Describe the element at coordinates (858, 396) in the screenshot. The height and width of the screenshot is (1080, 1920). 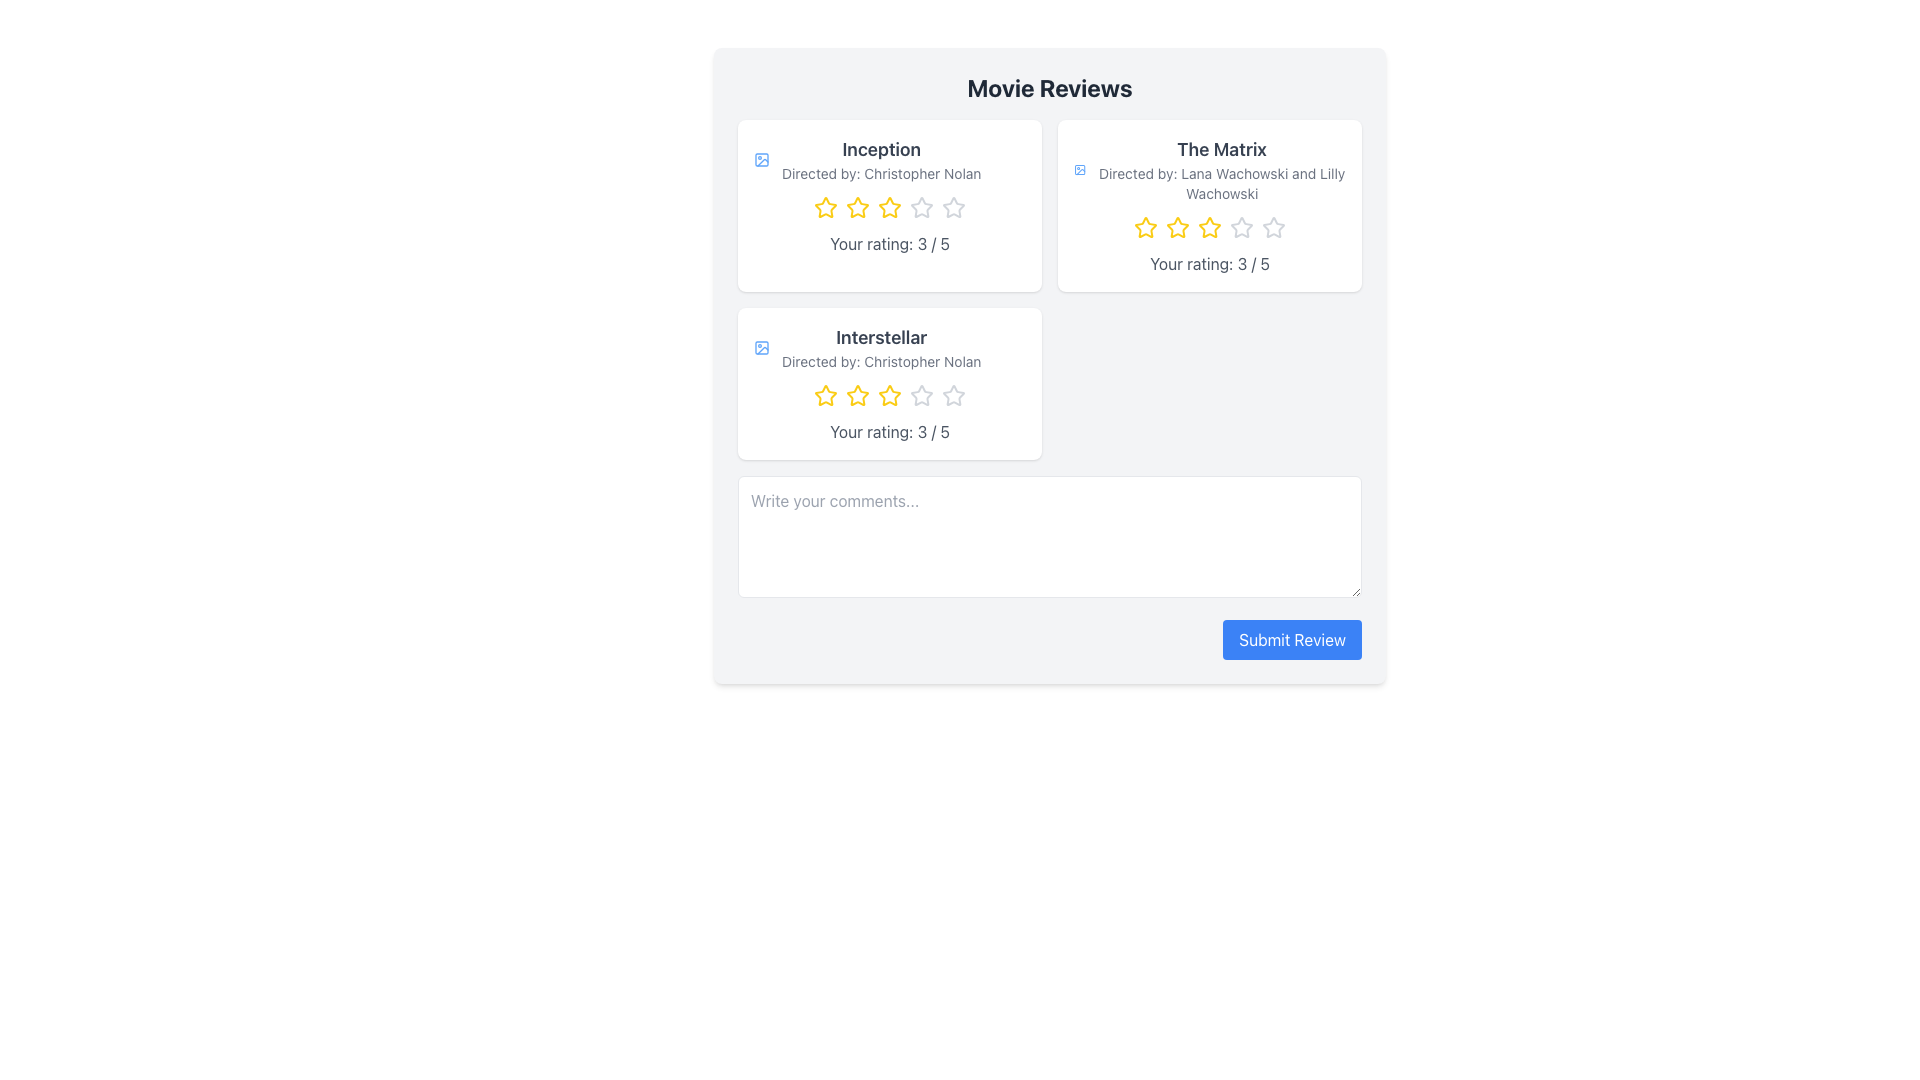
I see `the third star in the sequence of five stars to rate 'Interstellar' with a score of 3 out of 5` at that location.